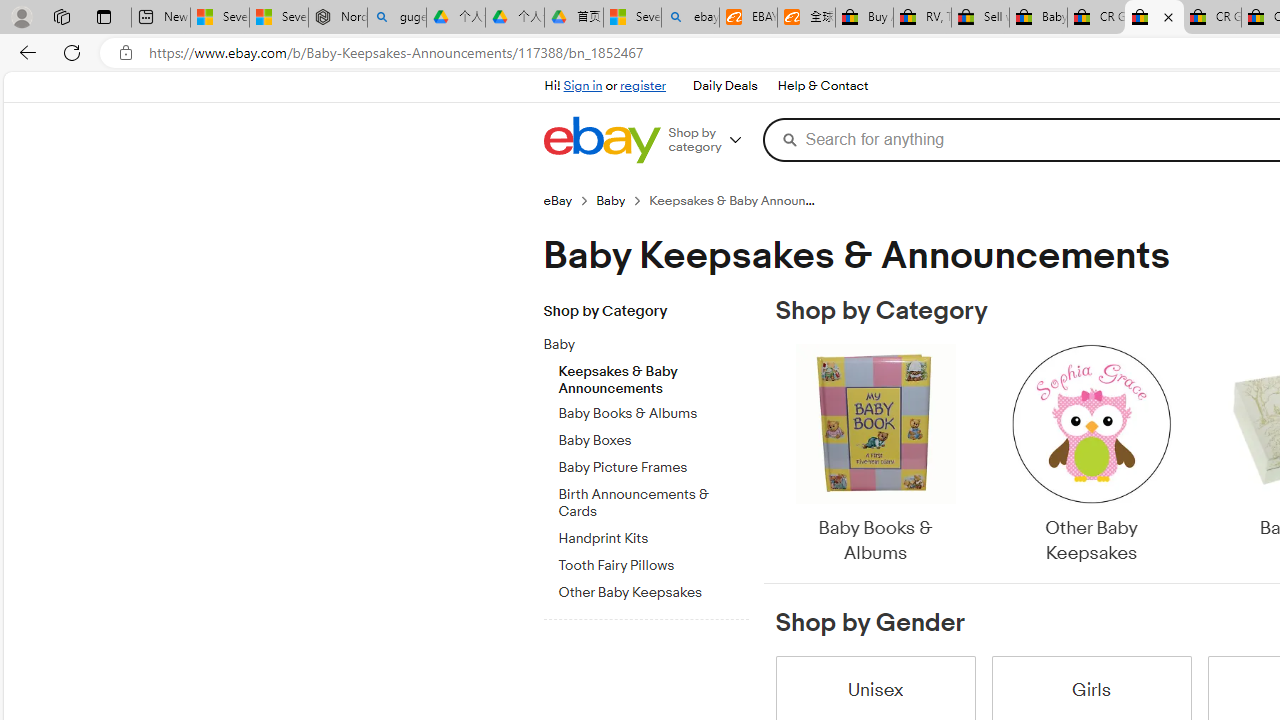  I want to click on 'Close tab', so click(1168, 17).